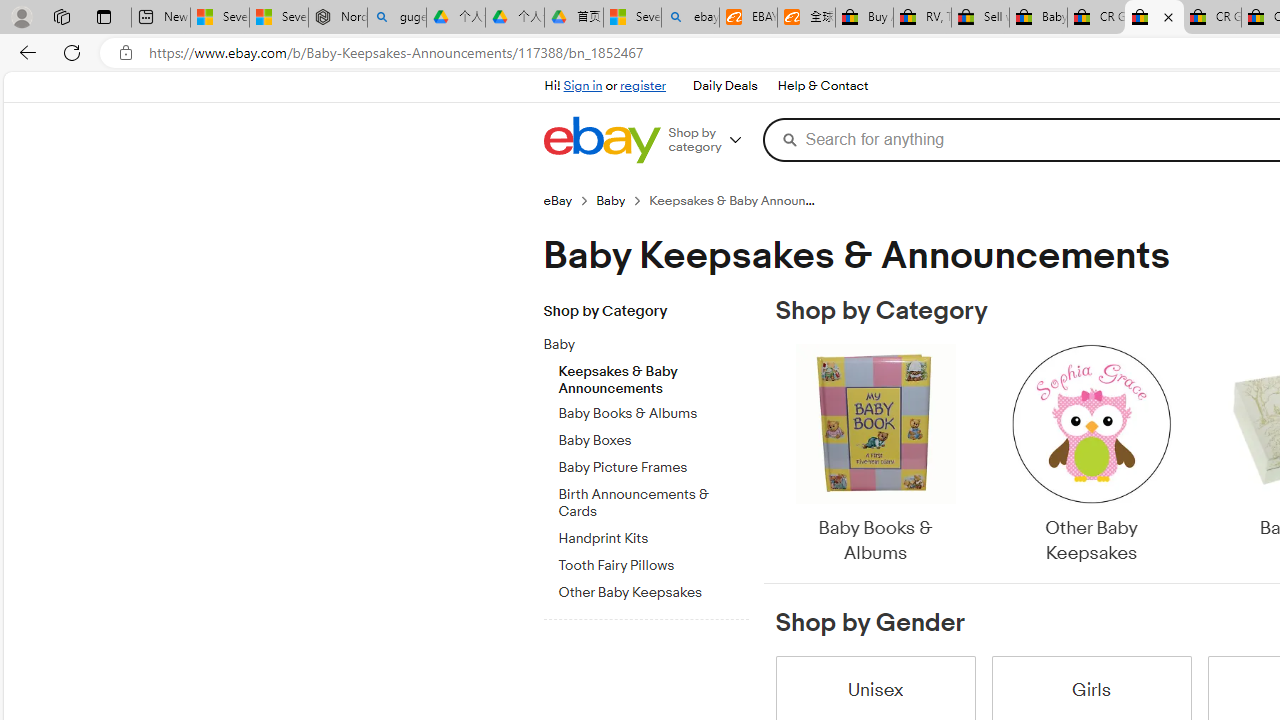  I want to click on 'Close tab', so click(1168, 17).